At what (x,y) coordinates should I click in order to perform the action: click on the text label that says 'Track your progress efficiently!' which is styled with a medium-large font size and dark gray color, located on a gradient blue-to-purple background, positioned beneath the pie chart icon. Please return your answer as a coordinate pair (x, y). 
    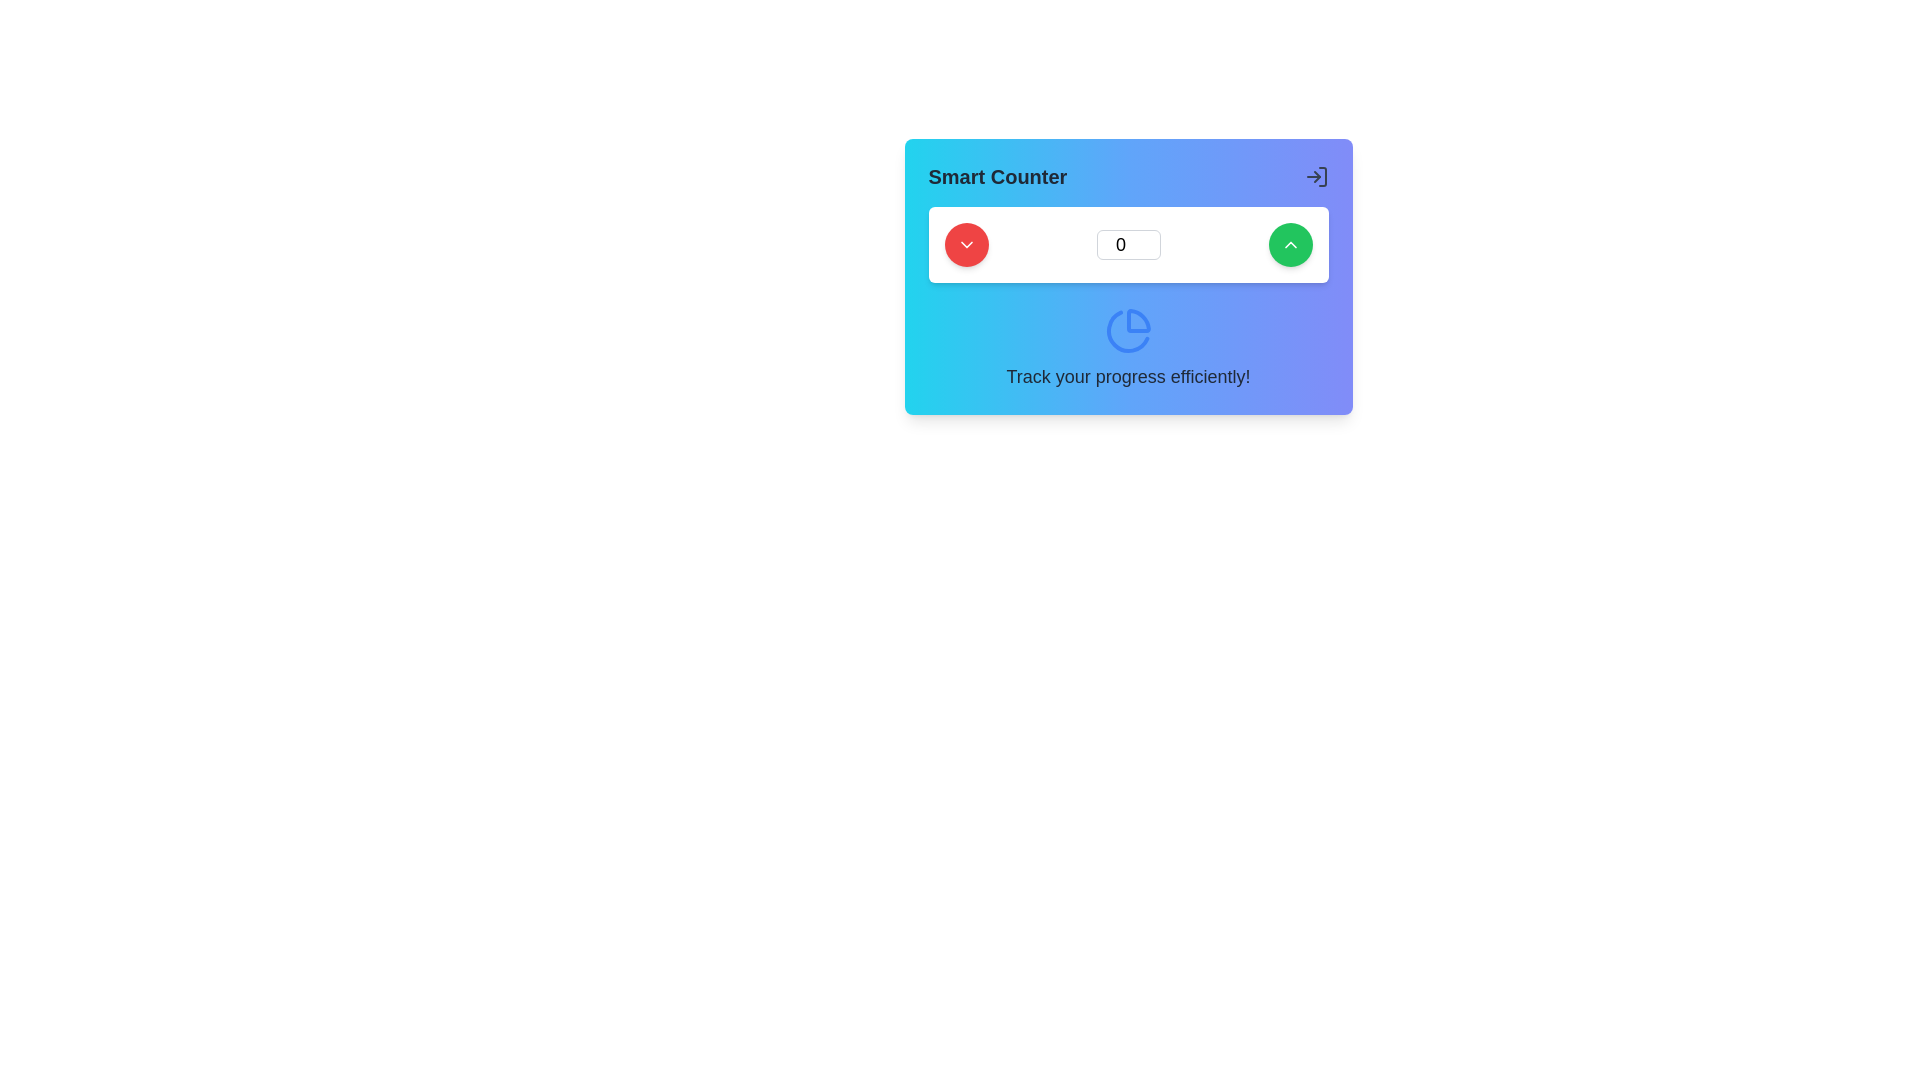
    Looking at the image, I should click on (1128, 377).